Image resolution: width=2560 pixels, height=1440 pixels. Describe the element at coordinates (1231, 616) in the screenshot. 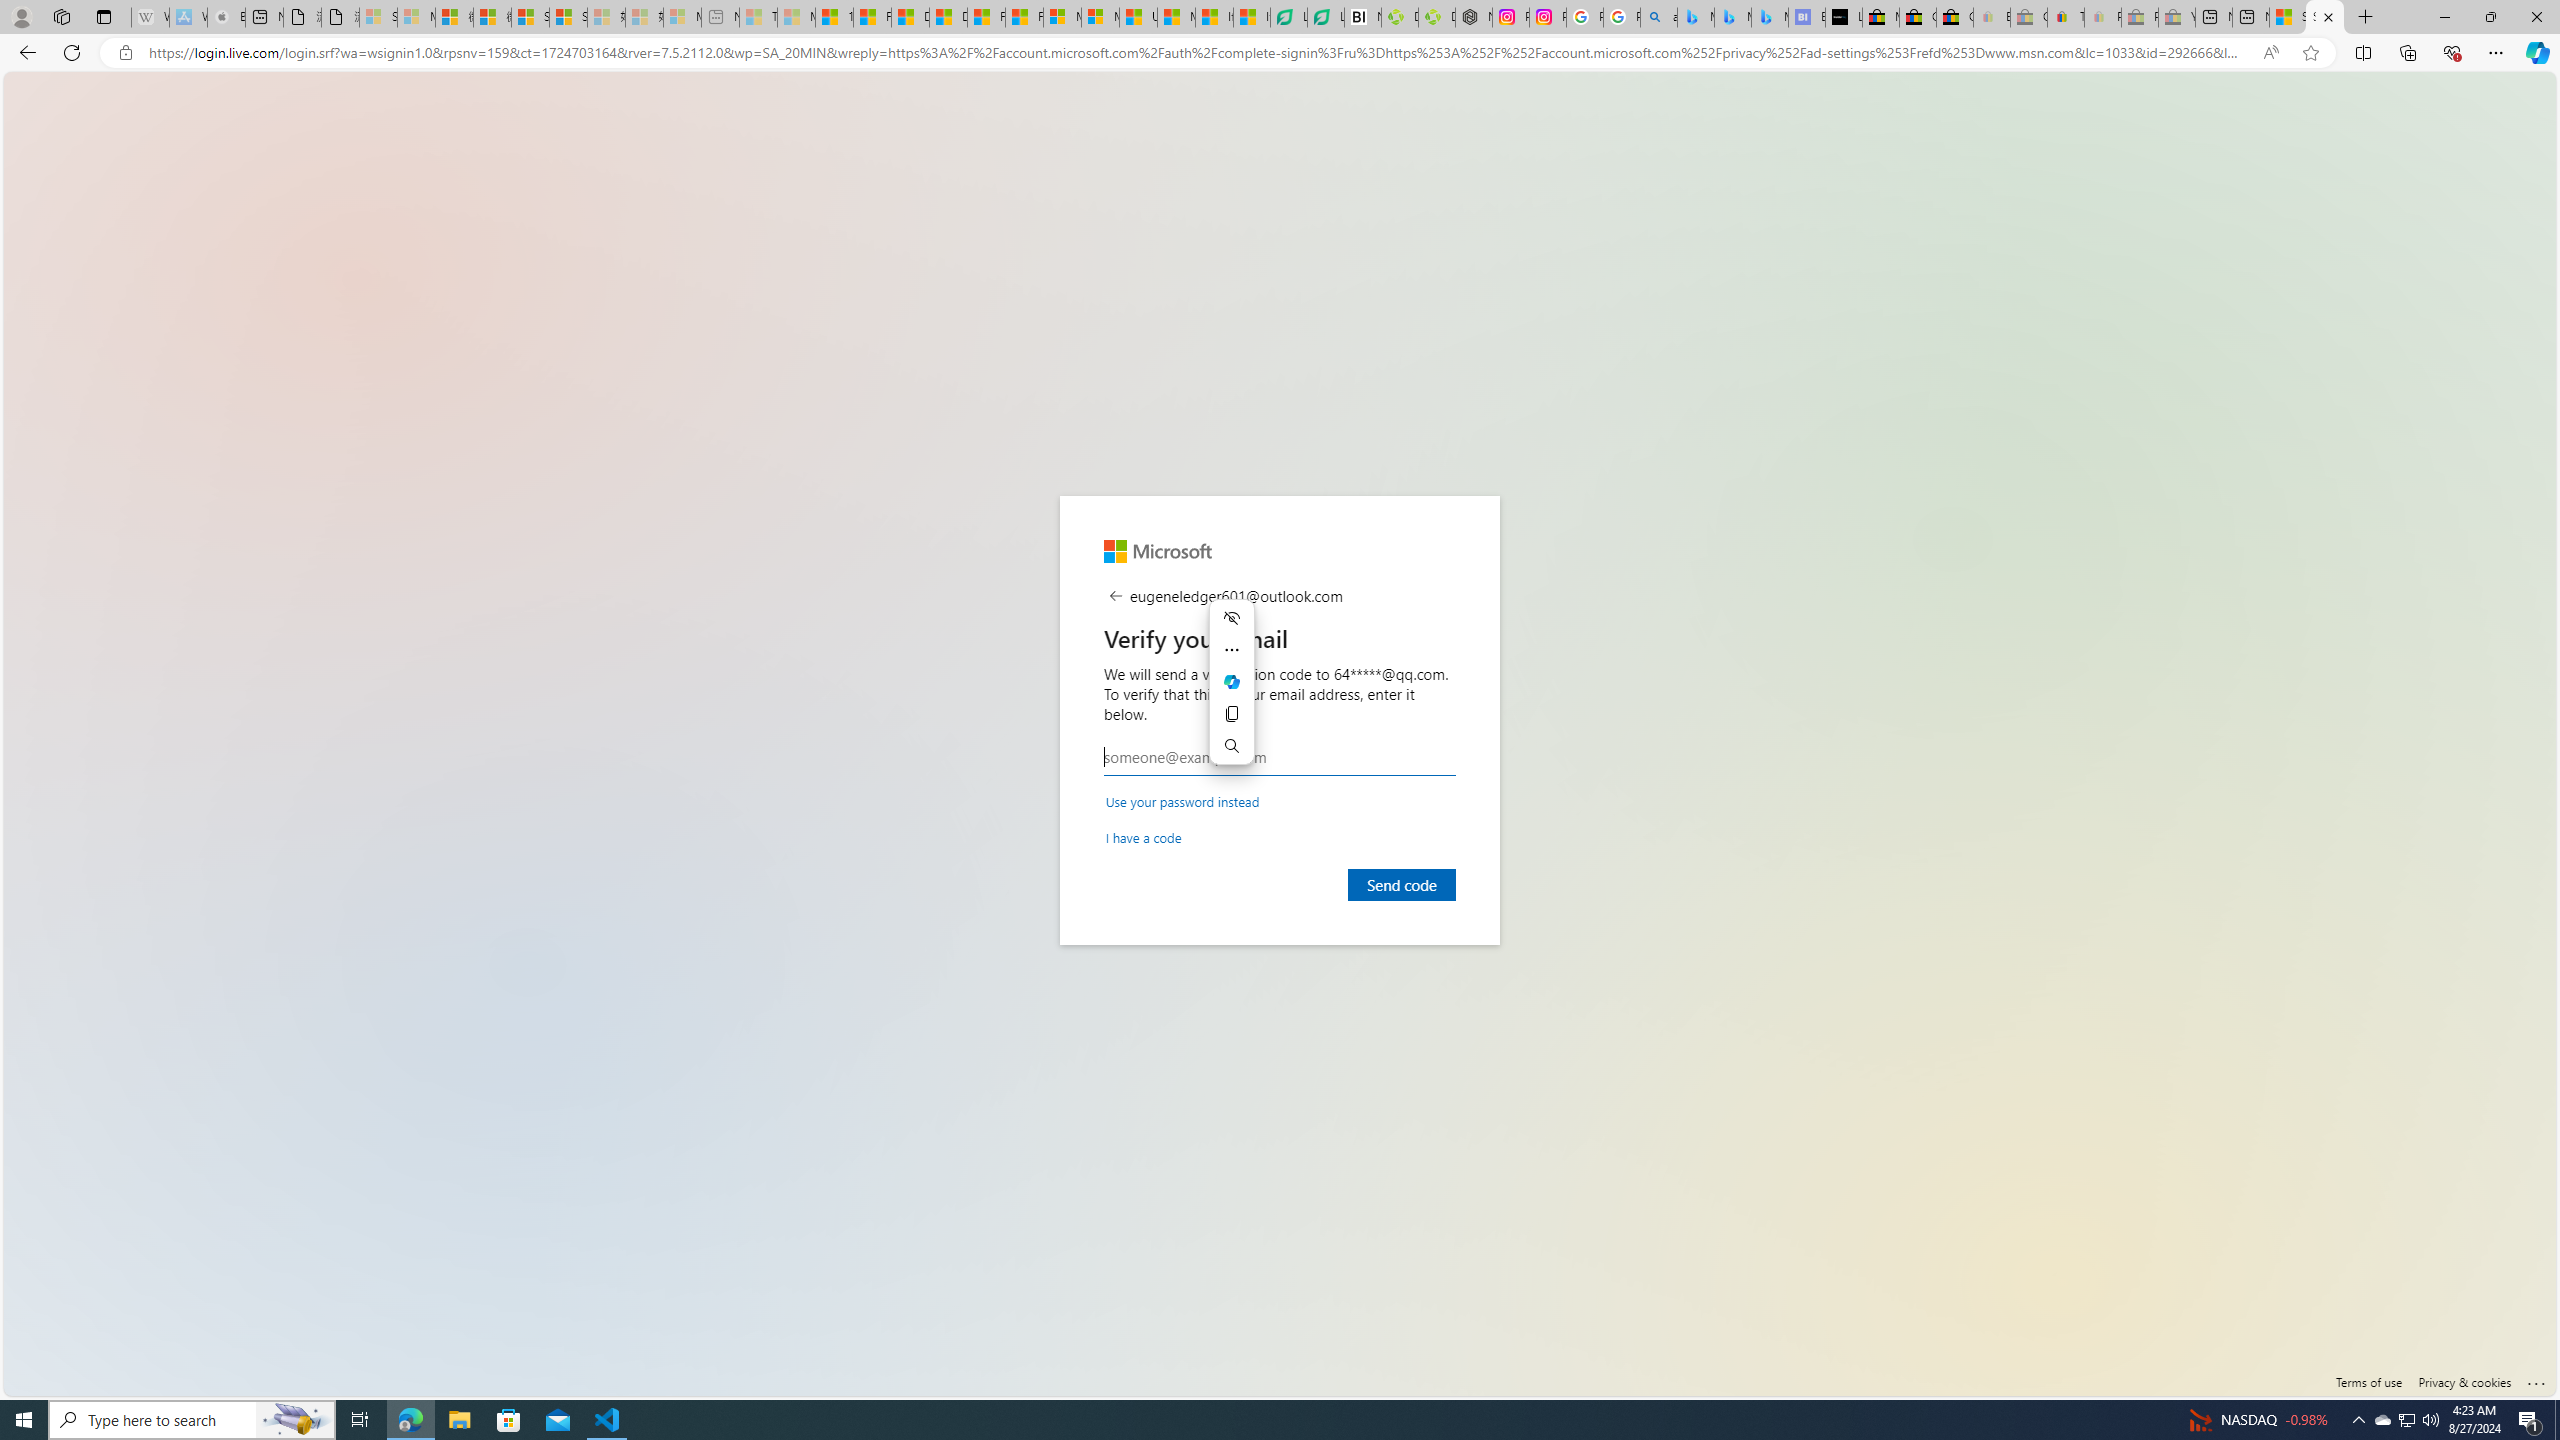

I see `'Hide menu'` at that location.